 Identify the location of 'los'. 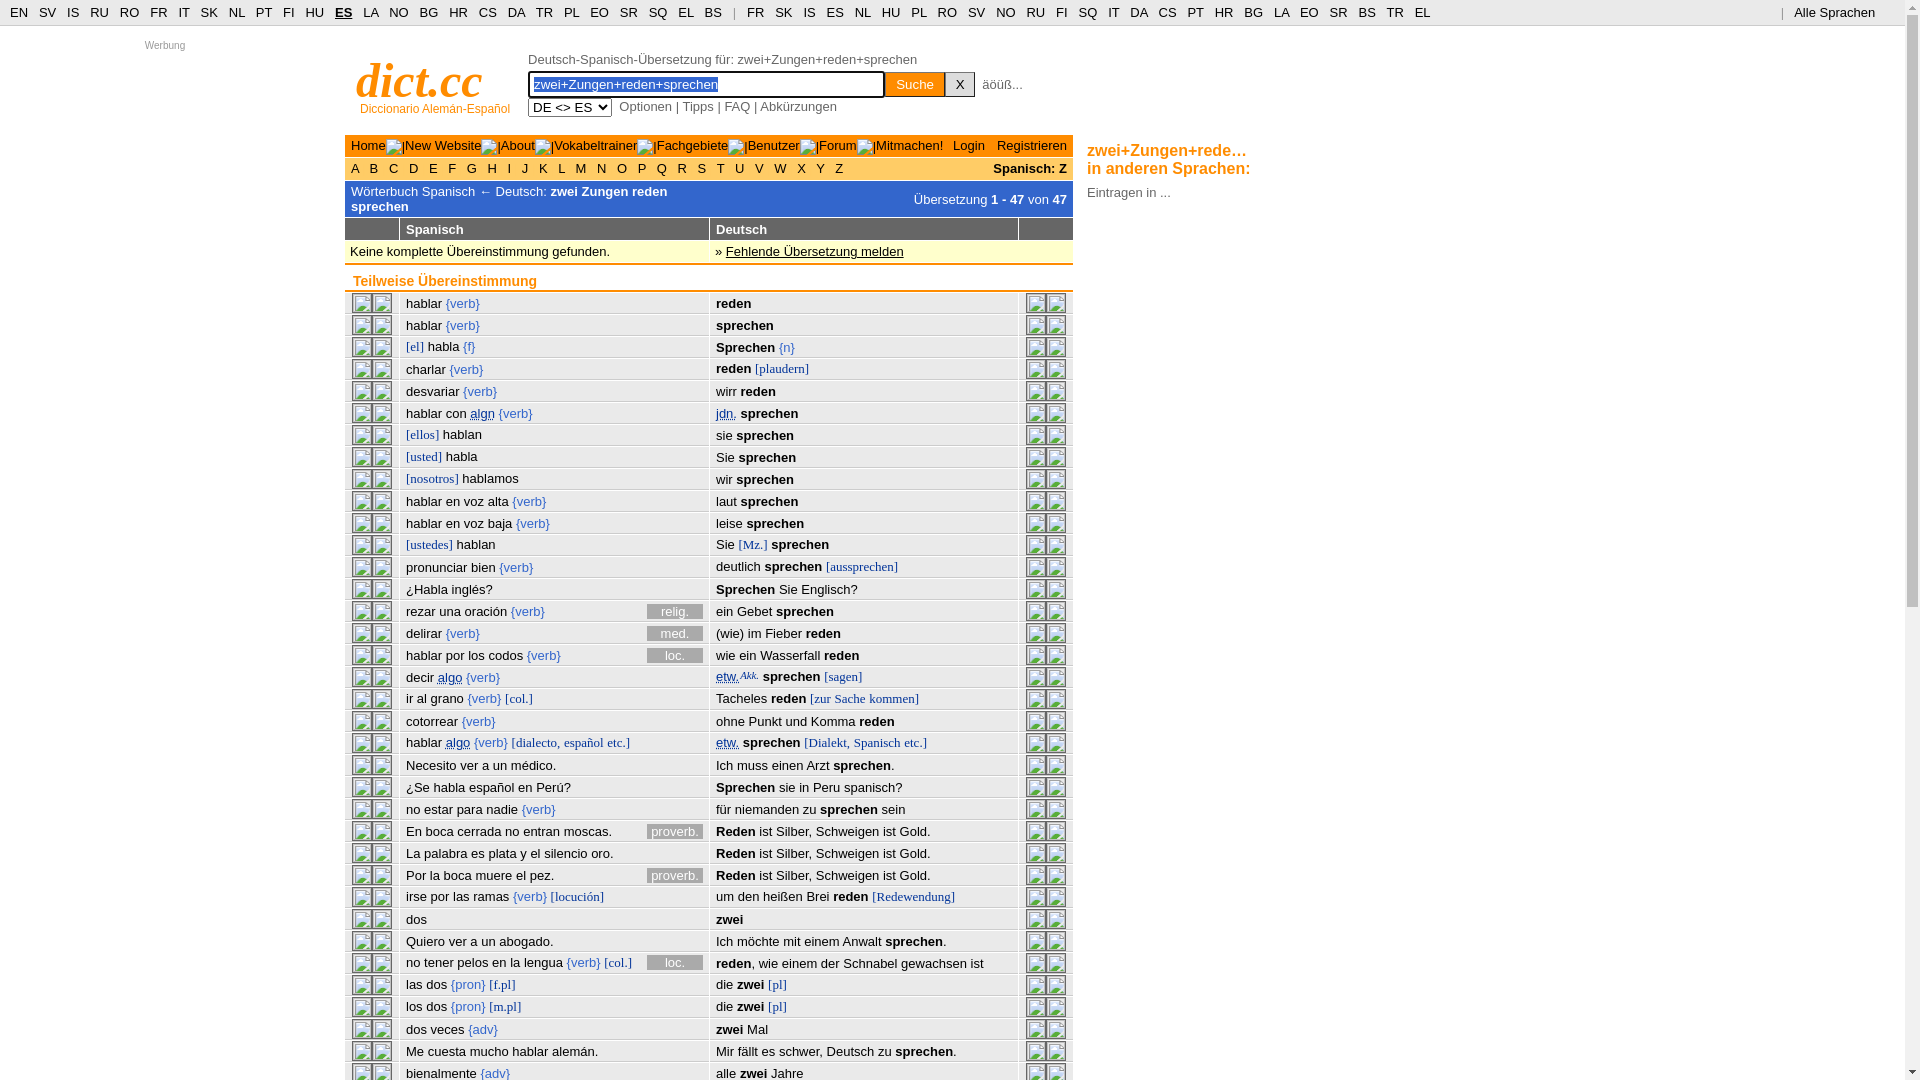
(475, 655).